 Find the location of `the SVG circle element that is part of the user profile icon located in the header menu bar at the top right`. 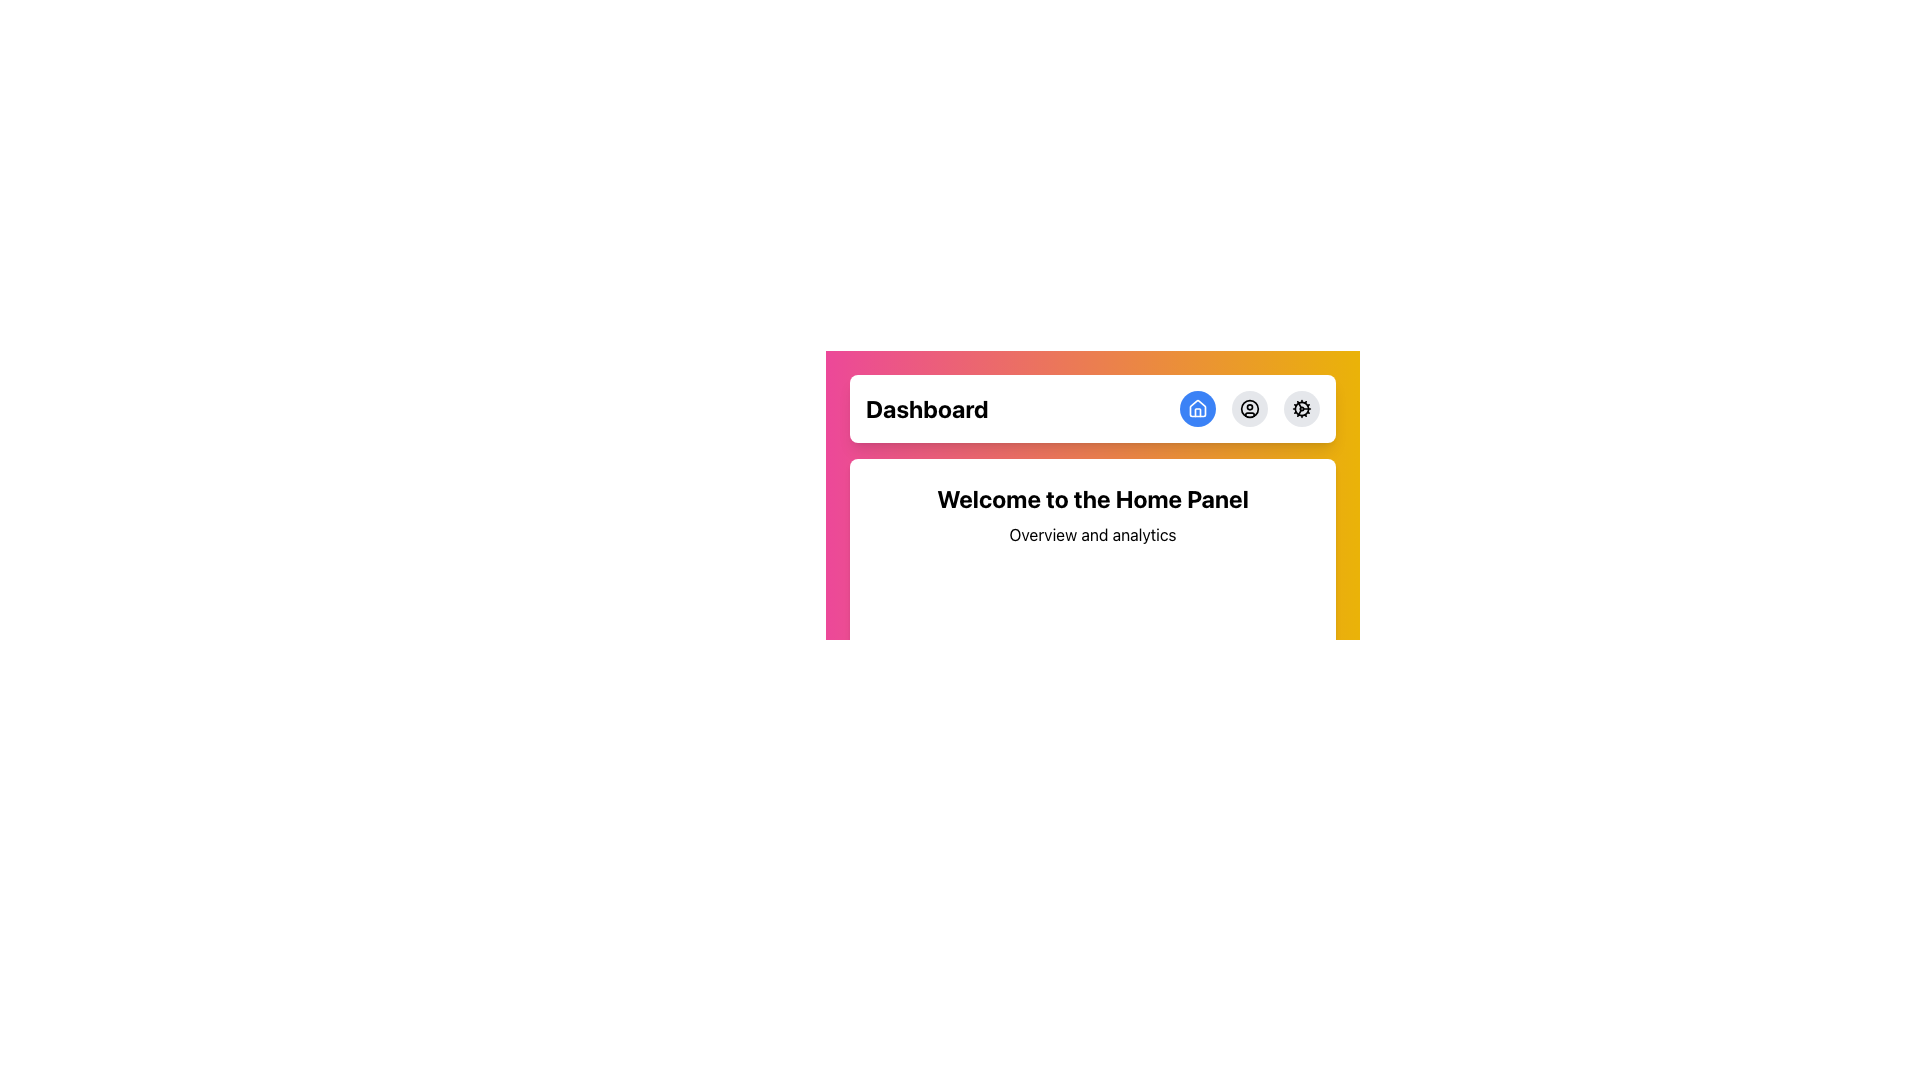

the SVG circle element that is part of the user profile icon located in the header menu bar at the top right is located at coordinates (1248, 407).